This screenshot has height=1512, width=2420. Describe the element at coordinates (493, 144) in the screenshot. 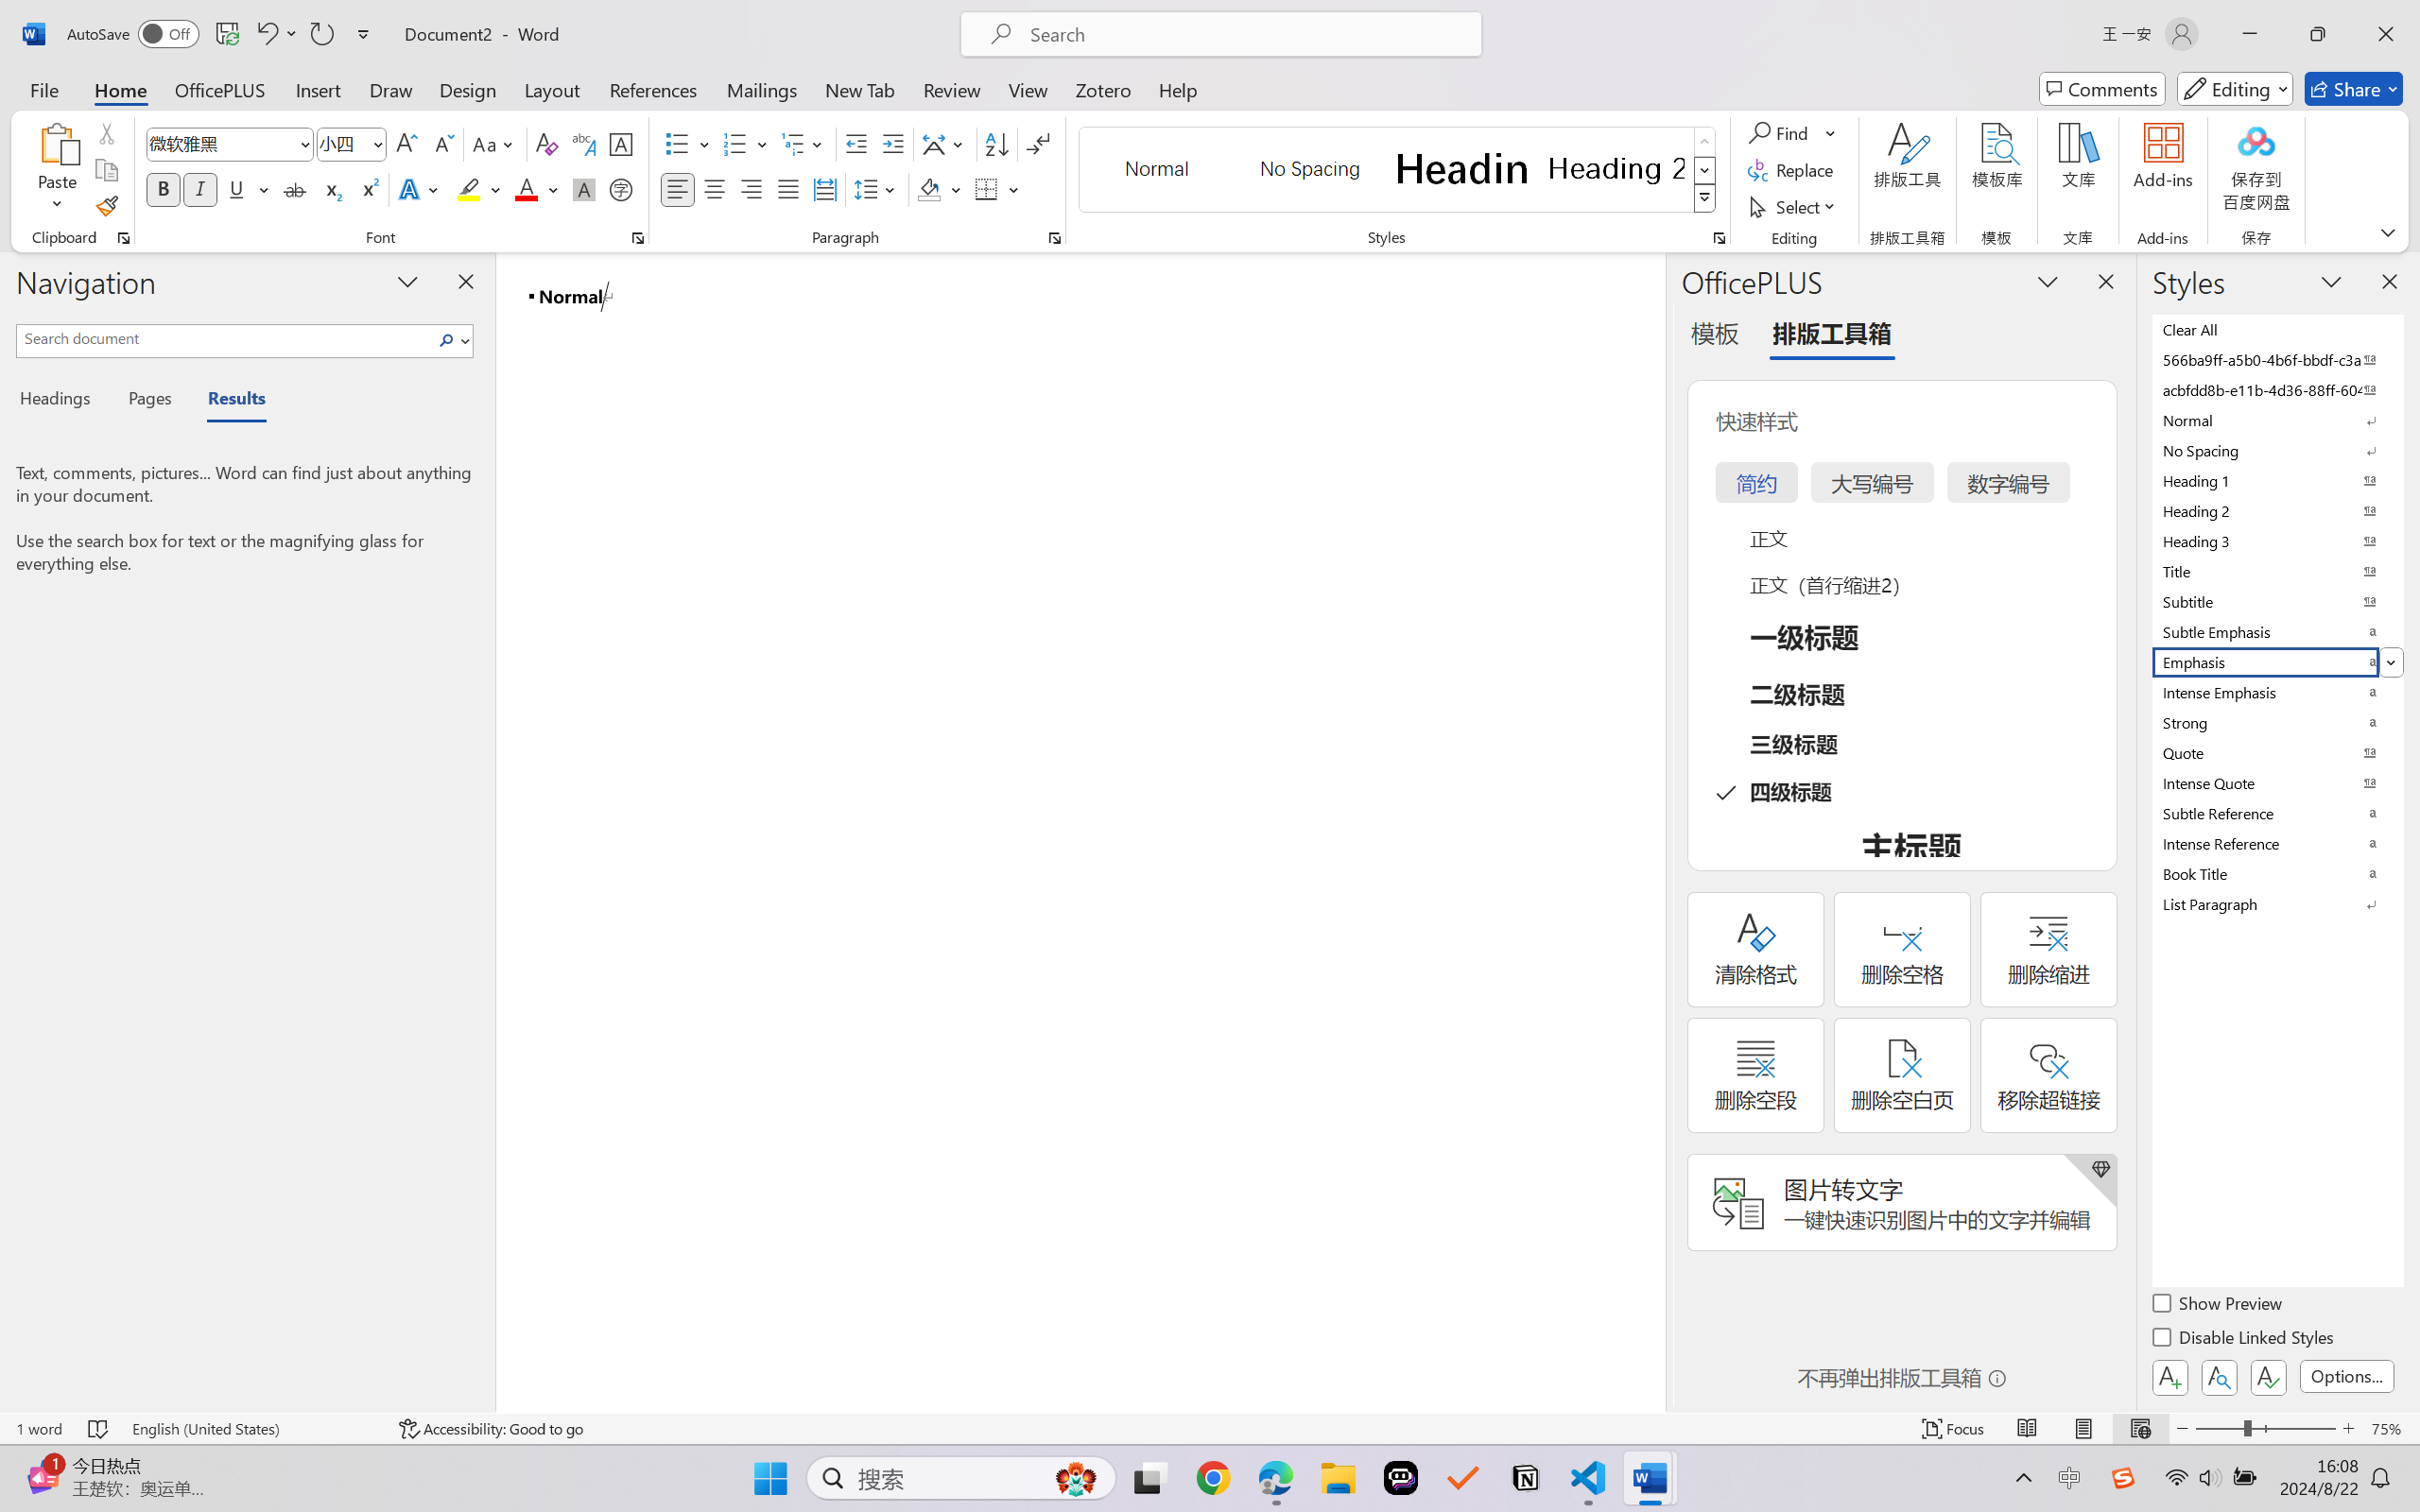

I see `'Change Case'` at that location.